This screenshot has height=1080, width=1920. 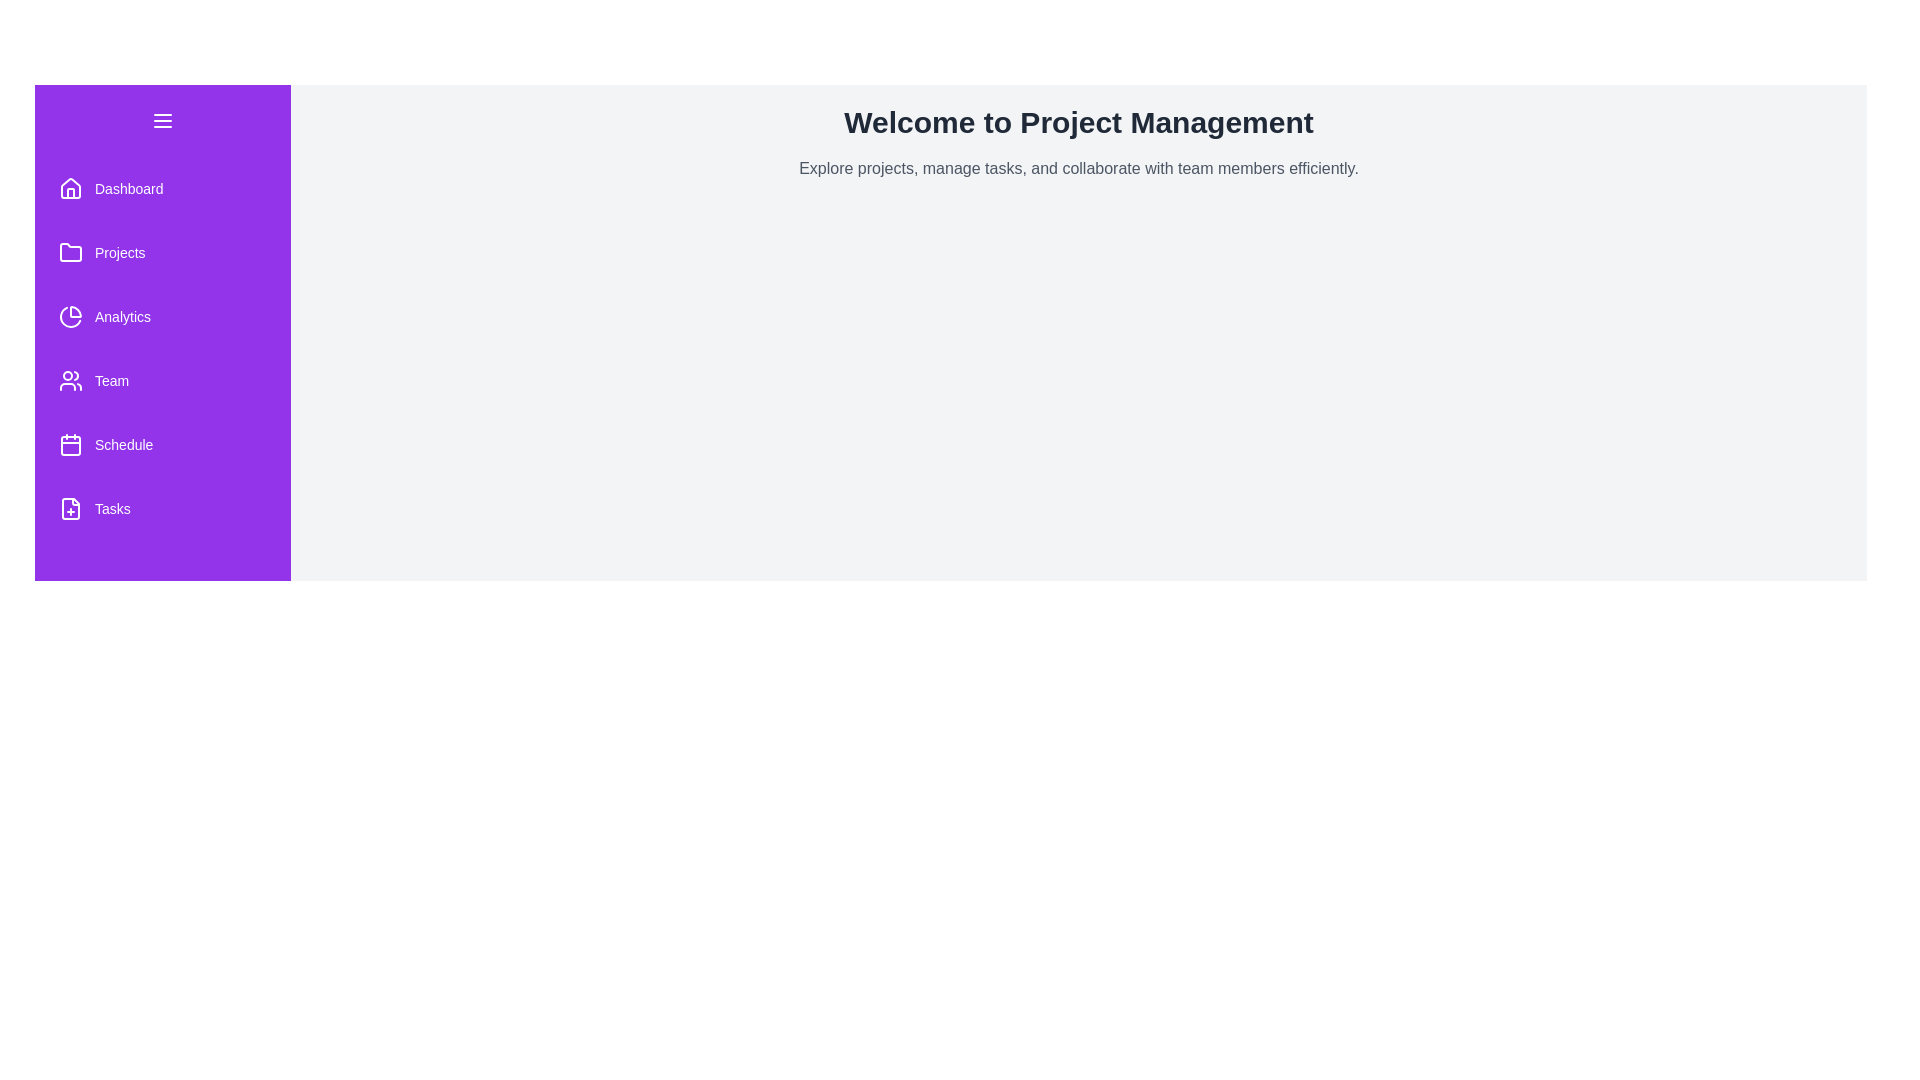 I want to click on the 'Schedule' menu item, so click(x=163, y=443).